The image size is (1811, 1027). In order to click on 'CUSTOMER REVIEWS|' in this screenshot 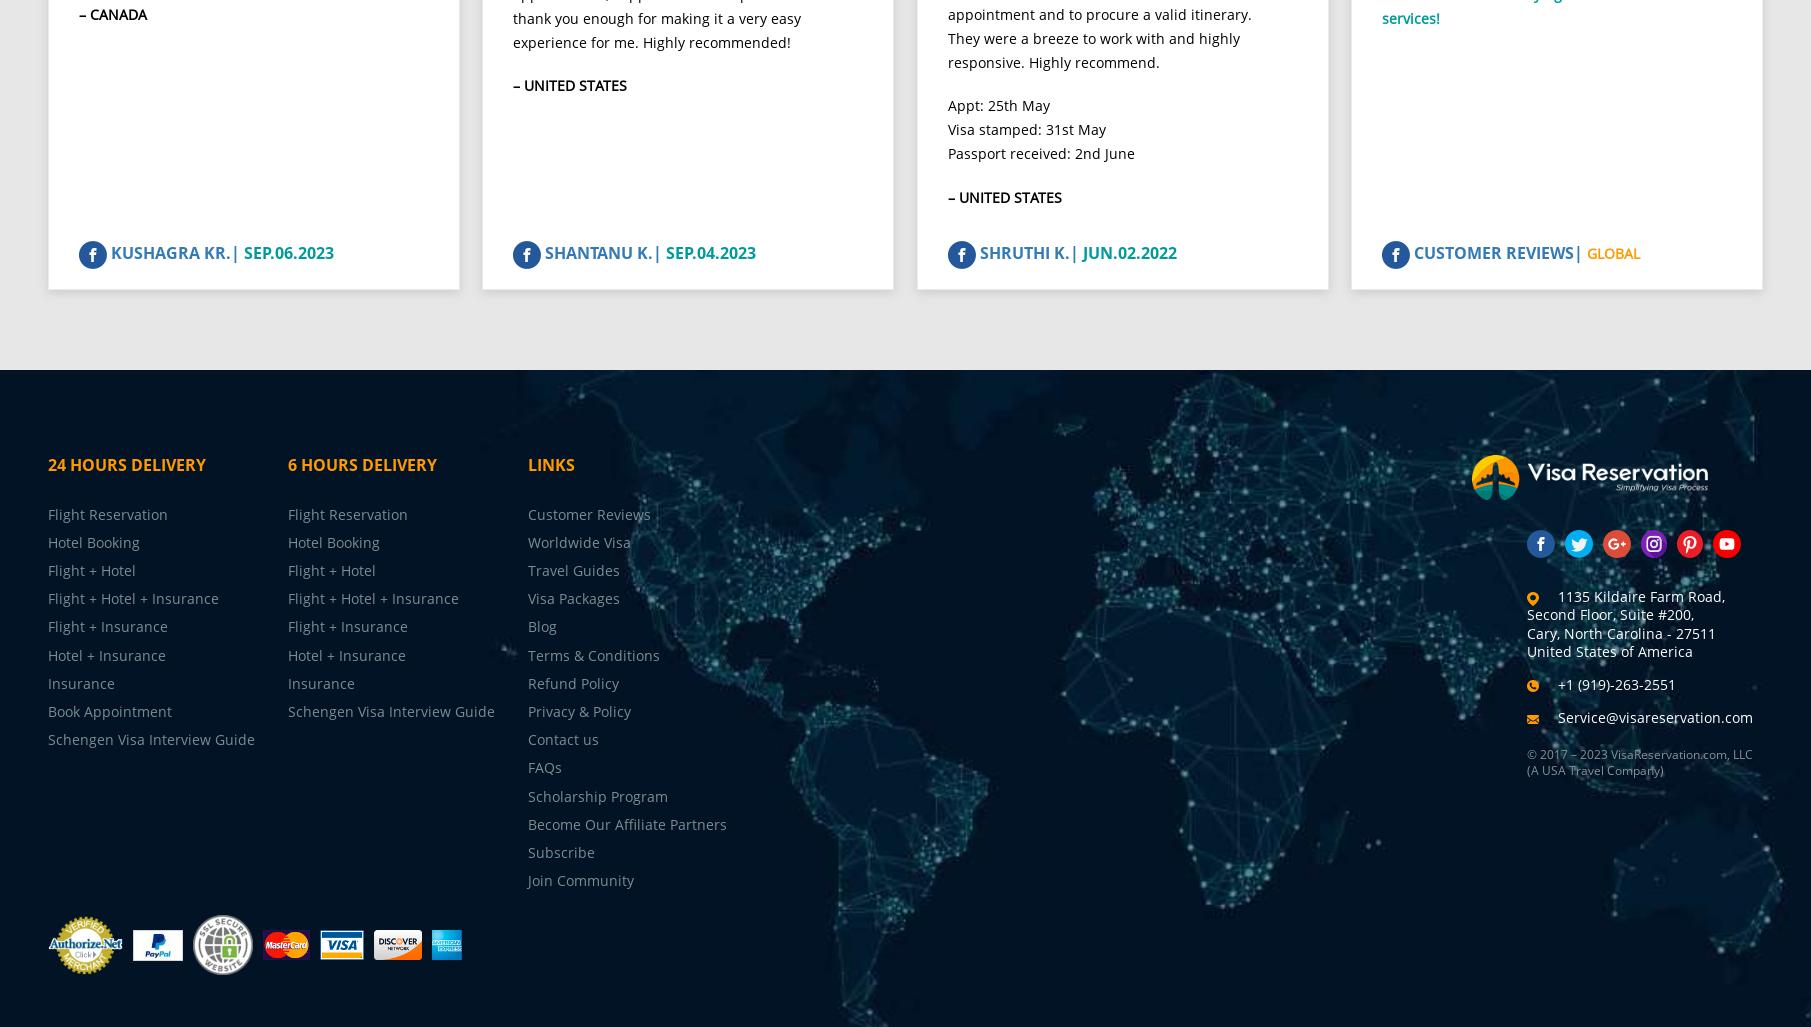, I will do `click(1498, 268)`.